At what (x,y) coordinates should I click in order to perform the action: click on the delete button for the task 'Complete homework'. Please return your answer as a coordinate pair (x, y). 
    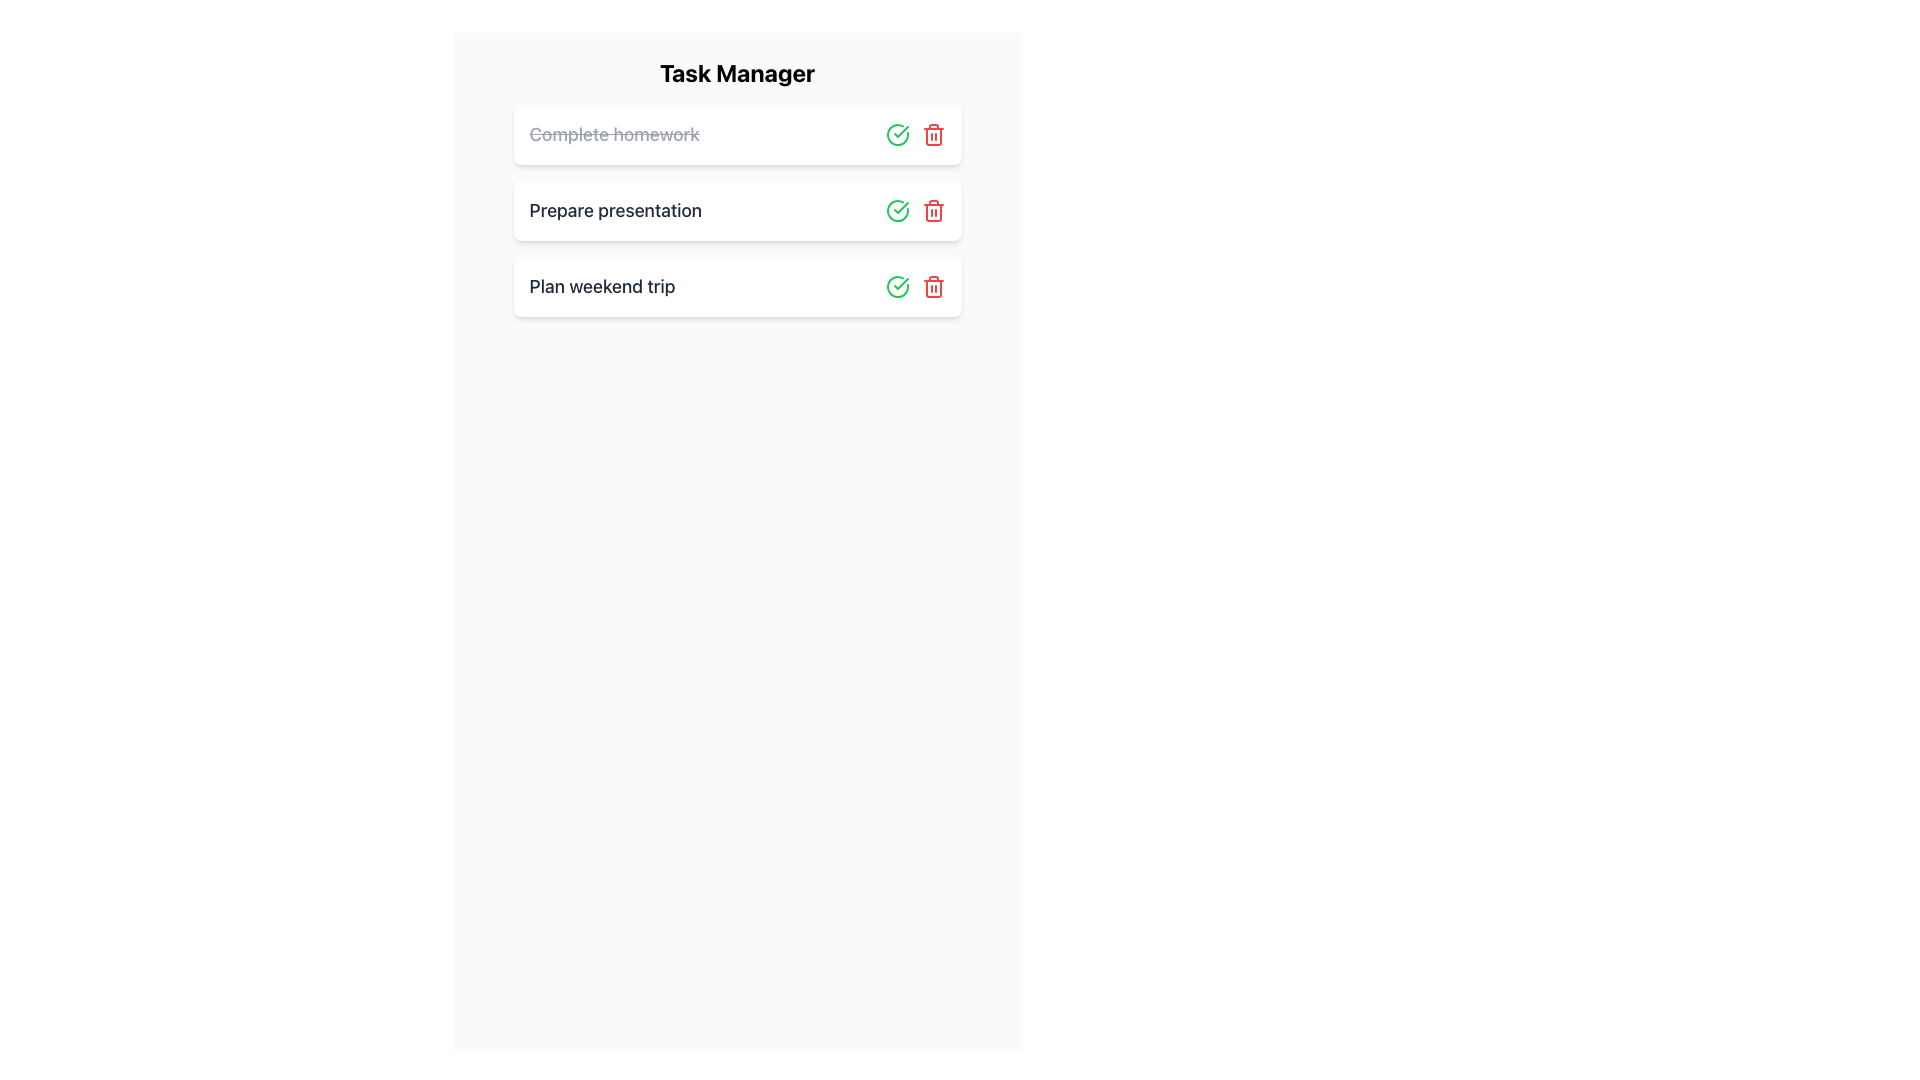
    Looking at the image, I should click on (932, 286).